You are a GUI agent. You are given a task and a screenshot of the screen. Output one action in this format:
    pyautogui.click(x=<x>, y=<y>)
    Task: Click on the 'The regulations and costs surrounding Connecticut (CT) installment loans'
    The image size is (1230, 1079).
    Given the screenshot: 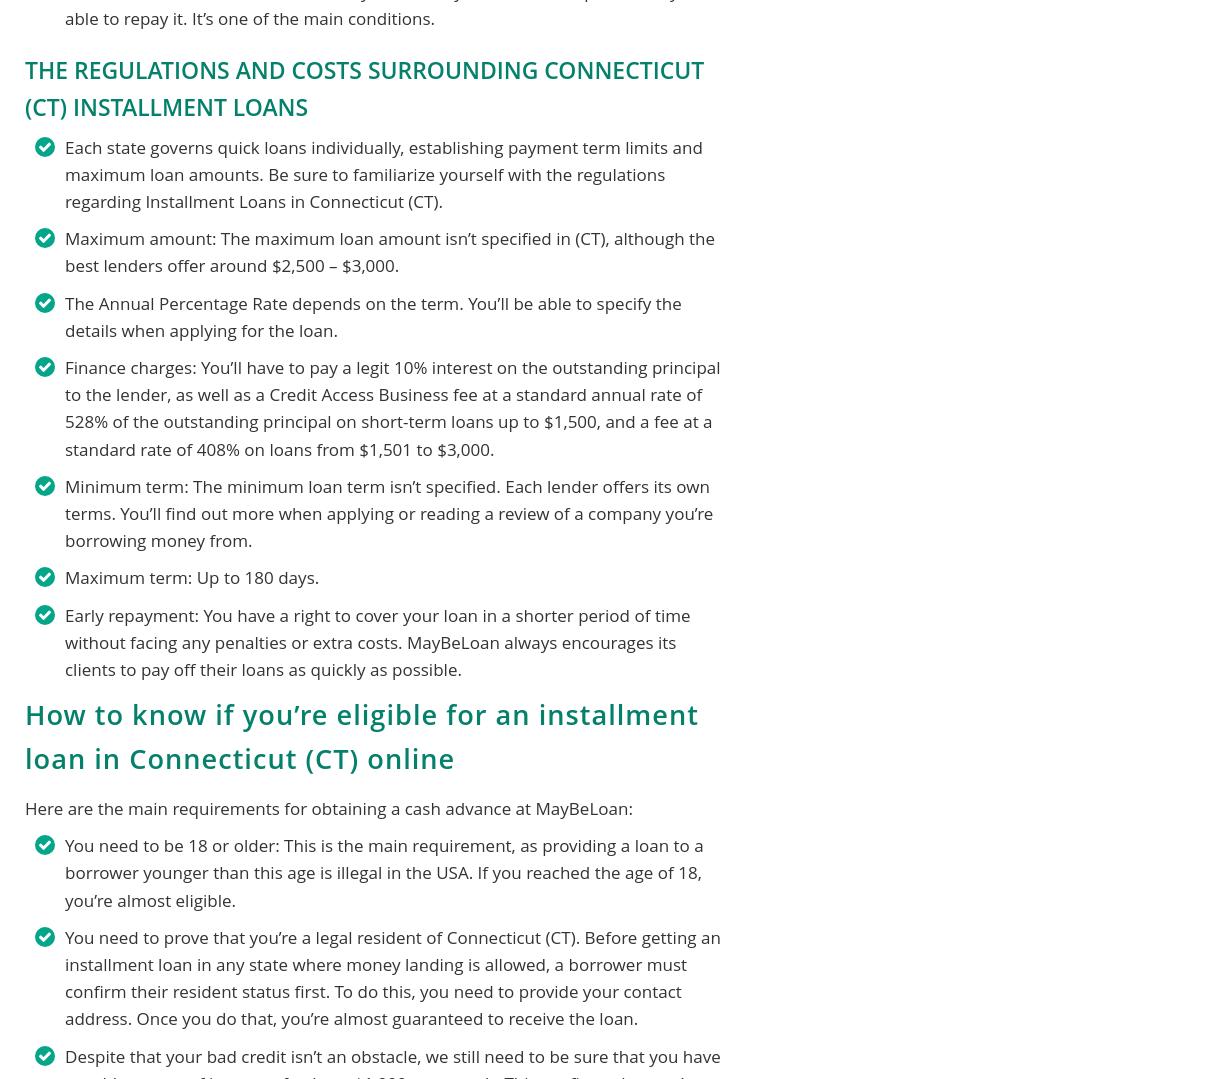 What is the action you would take?
    pyautogui.click(x=363, y=88)
    